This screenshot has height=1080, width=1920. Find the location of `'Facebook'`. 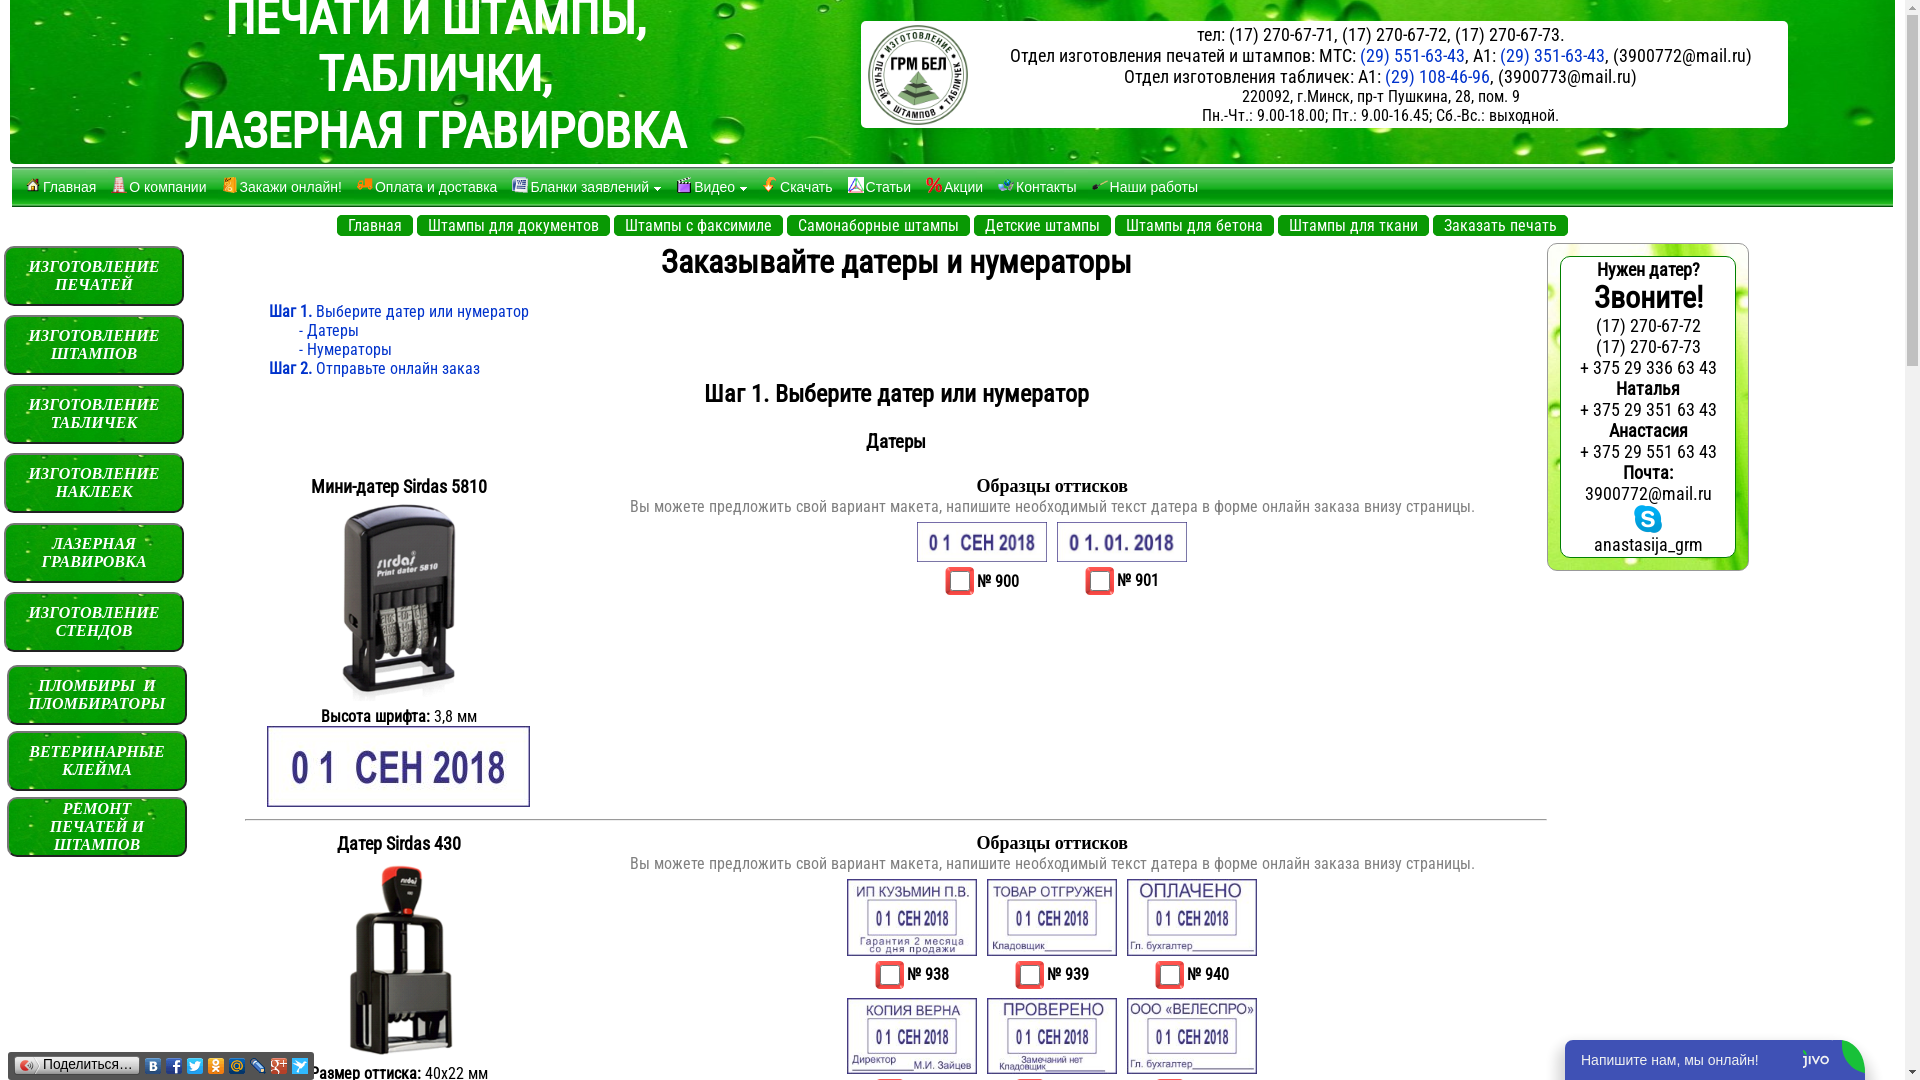

'Facebook' is located at coordinates (174, 1064).